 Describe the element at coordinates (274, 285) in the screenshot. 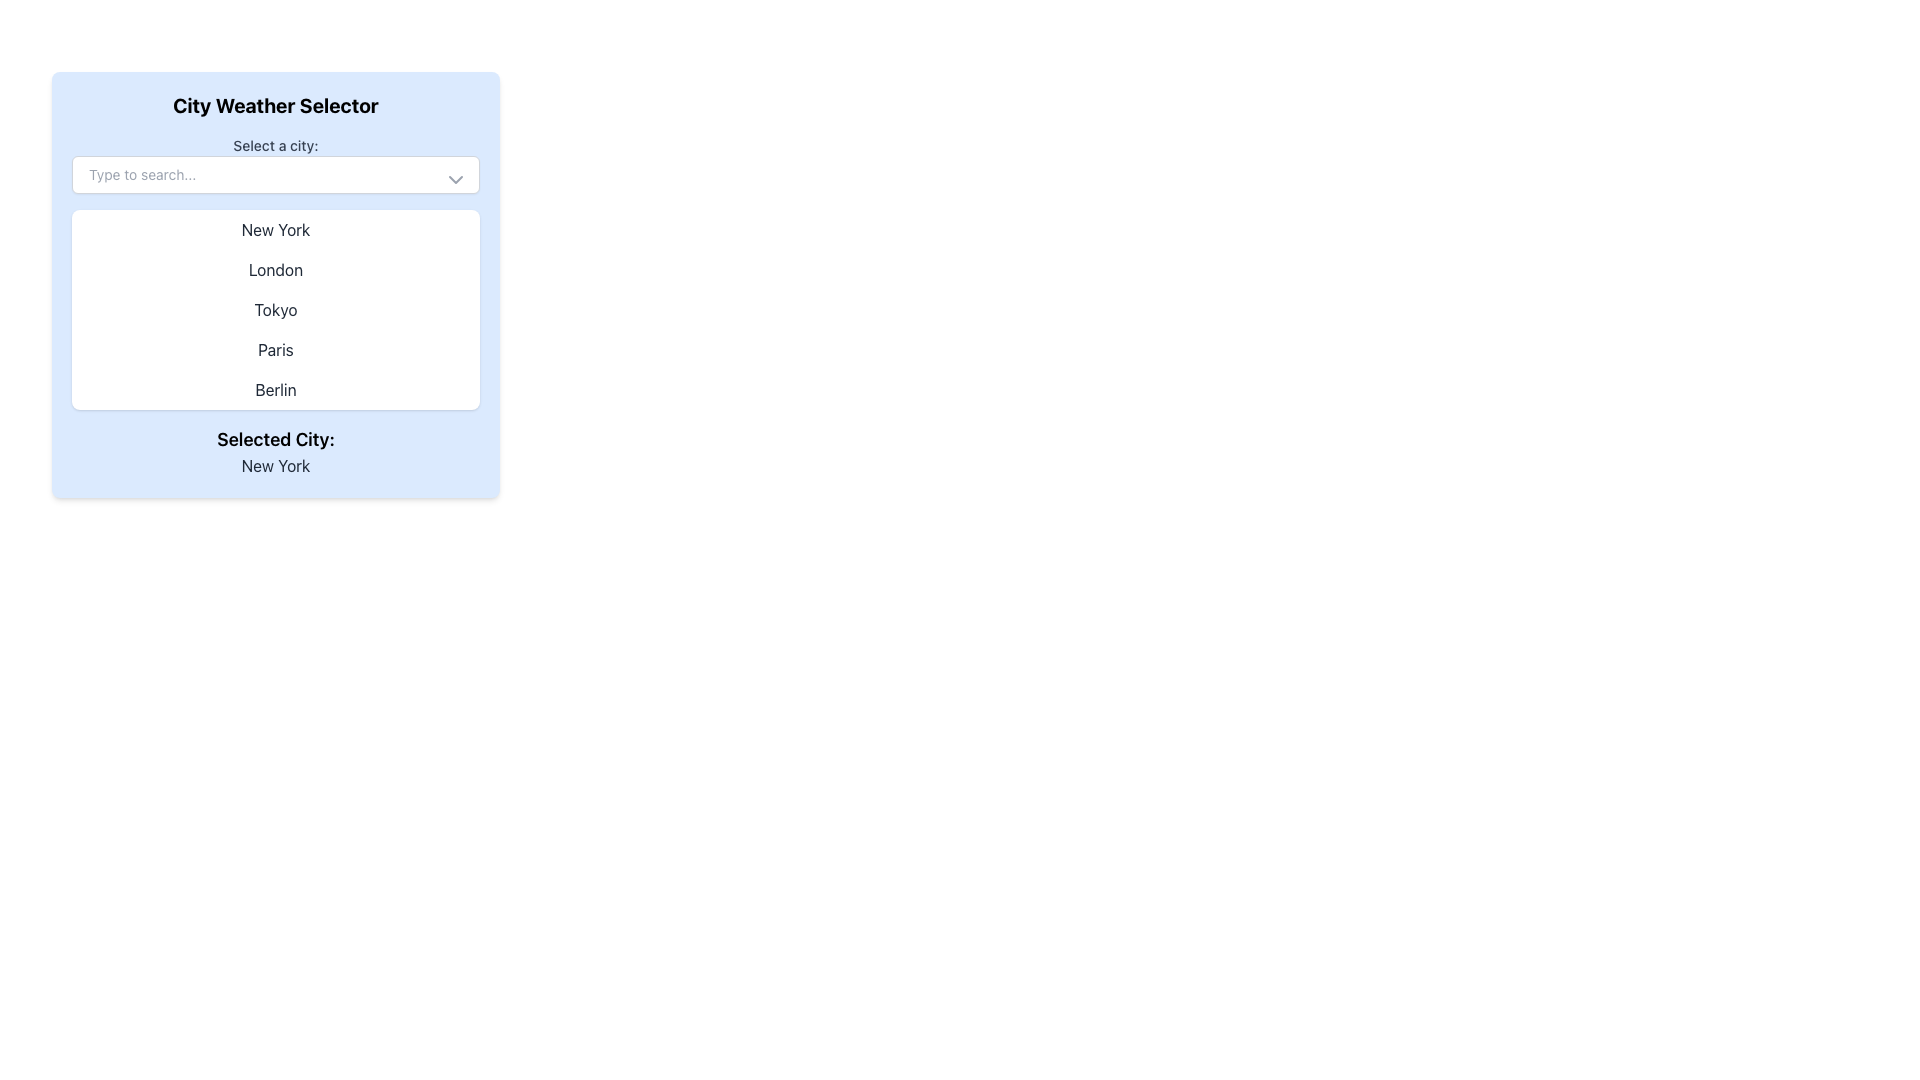

I see `the second item in the dropdown list, which is 'London'` at that location.